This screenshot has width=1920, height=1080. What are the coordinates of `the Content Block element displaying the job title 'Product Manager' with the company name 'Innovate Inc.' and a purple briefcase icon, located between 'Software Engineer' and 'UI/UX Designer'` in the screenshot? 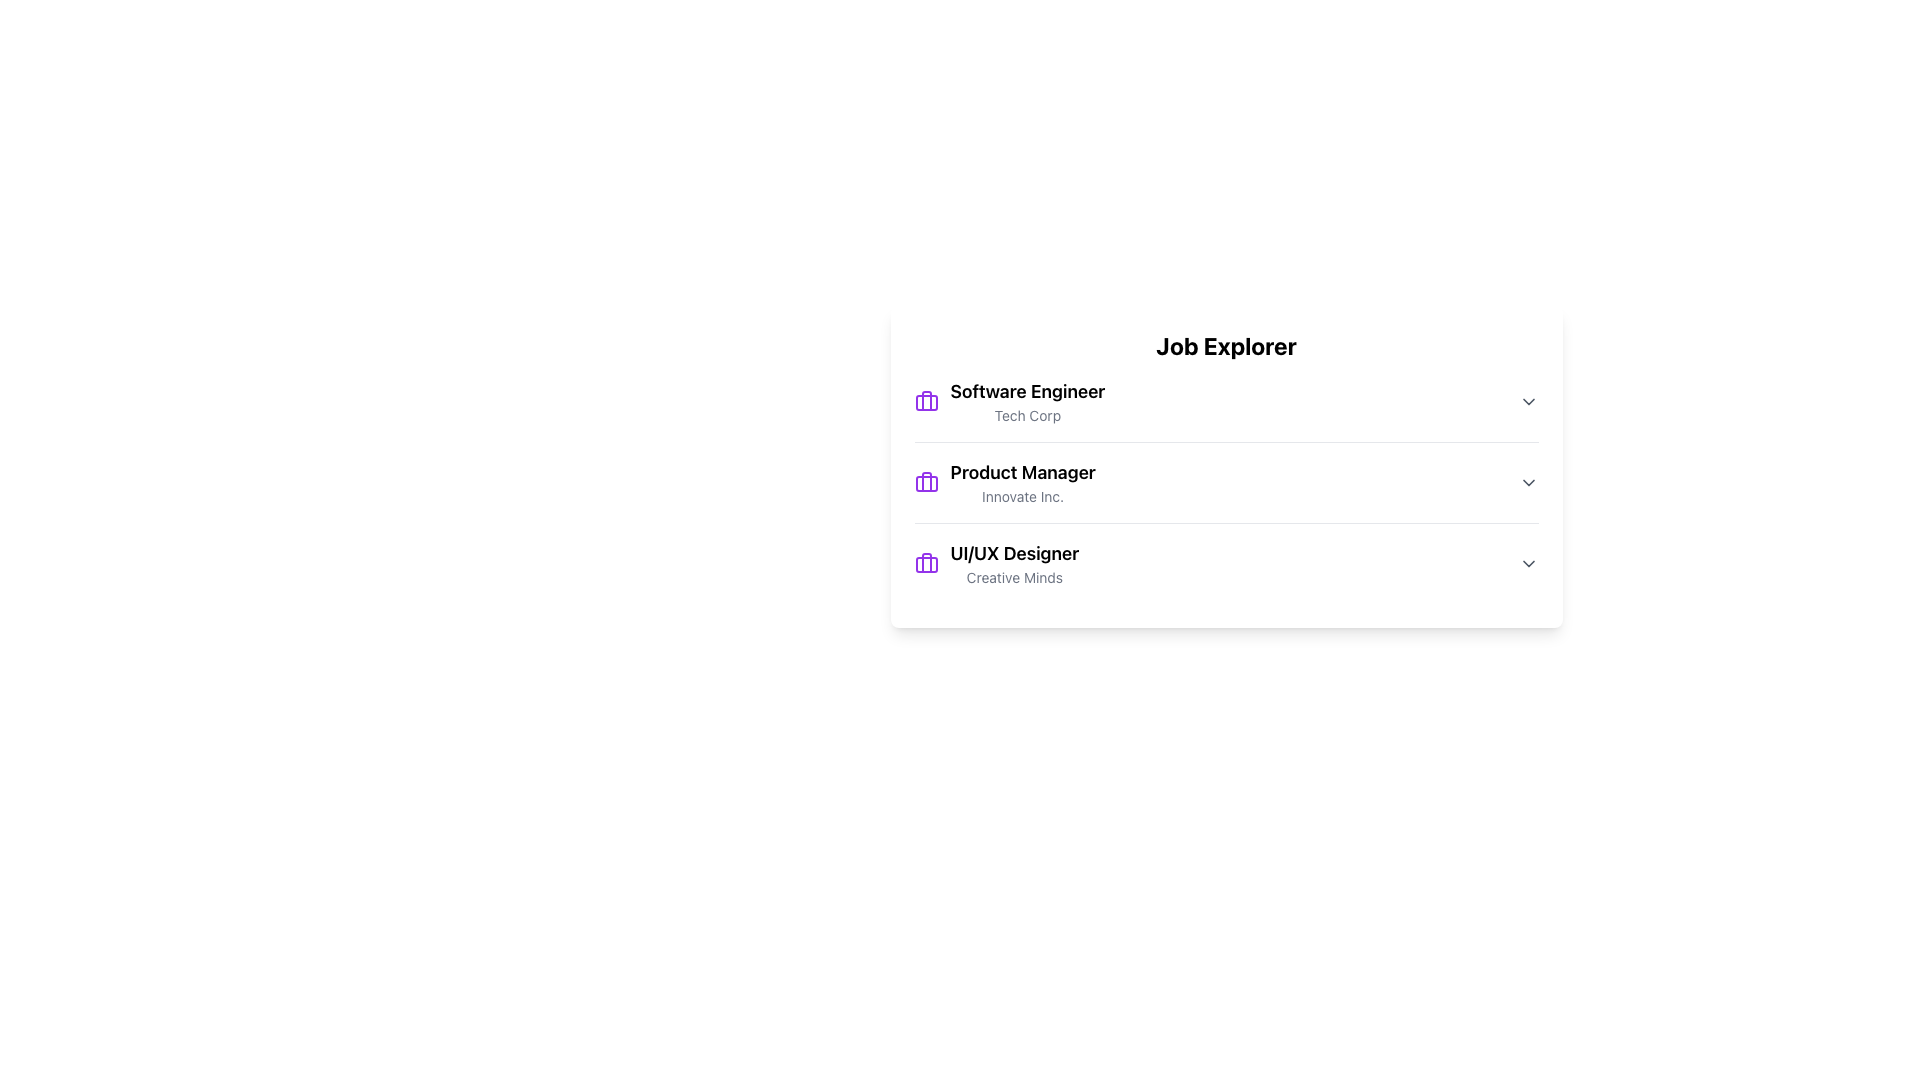 It's located at (1005, 482).